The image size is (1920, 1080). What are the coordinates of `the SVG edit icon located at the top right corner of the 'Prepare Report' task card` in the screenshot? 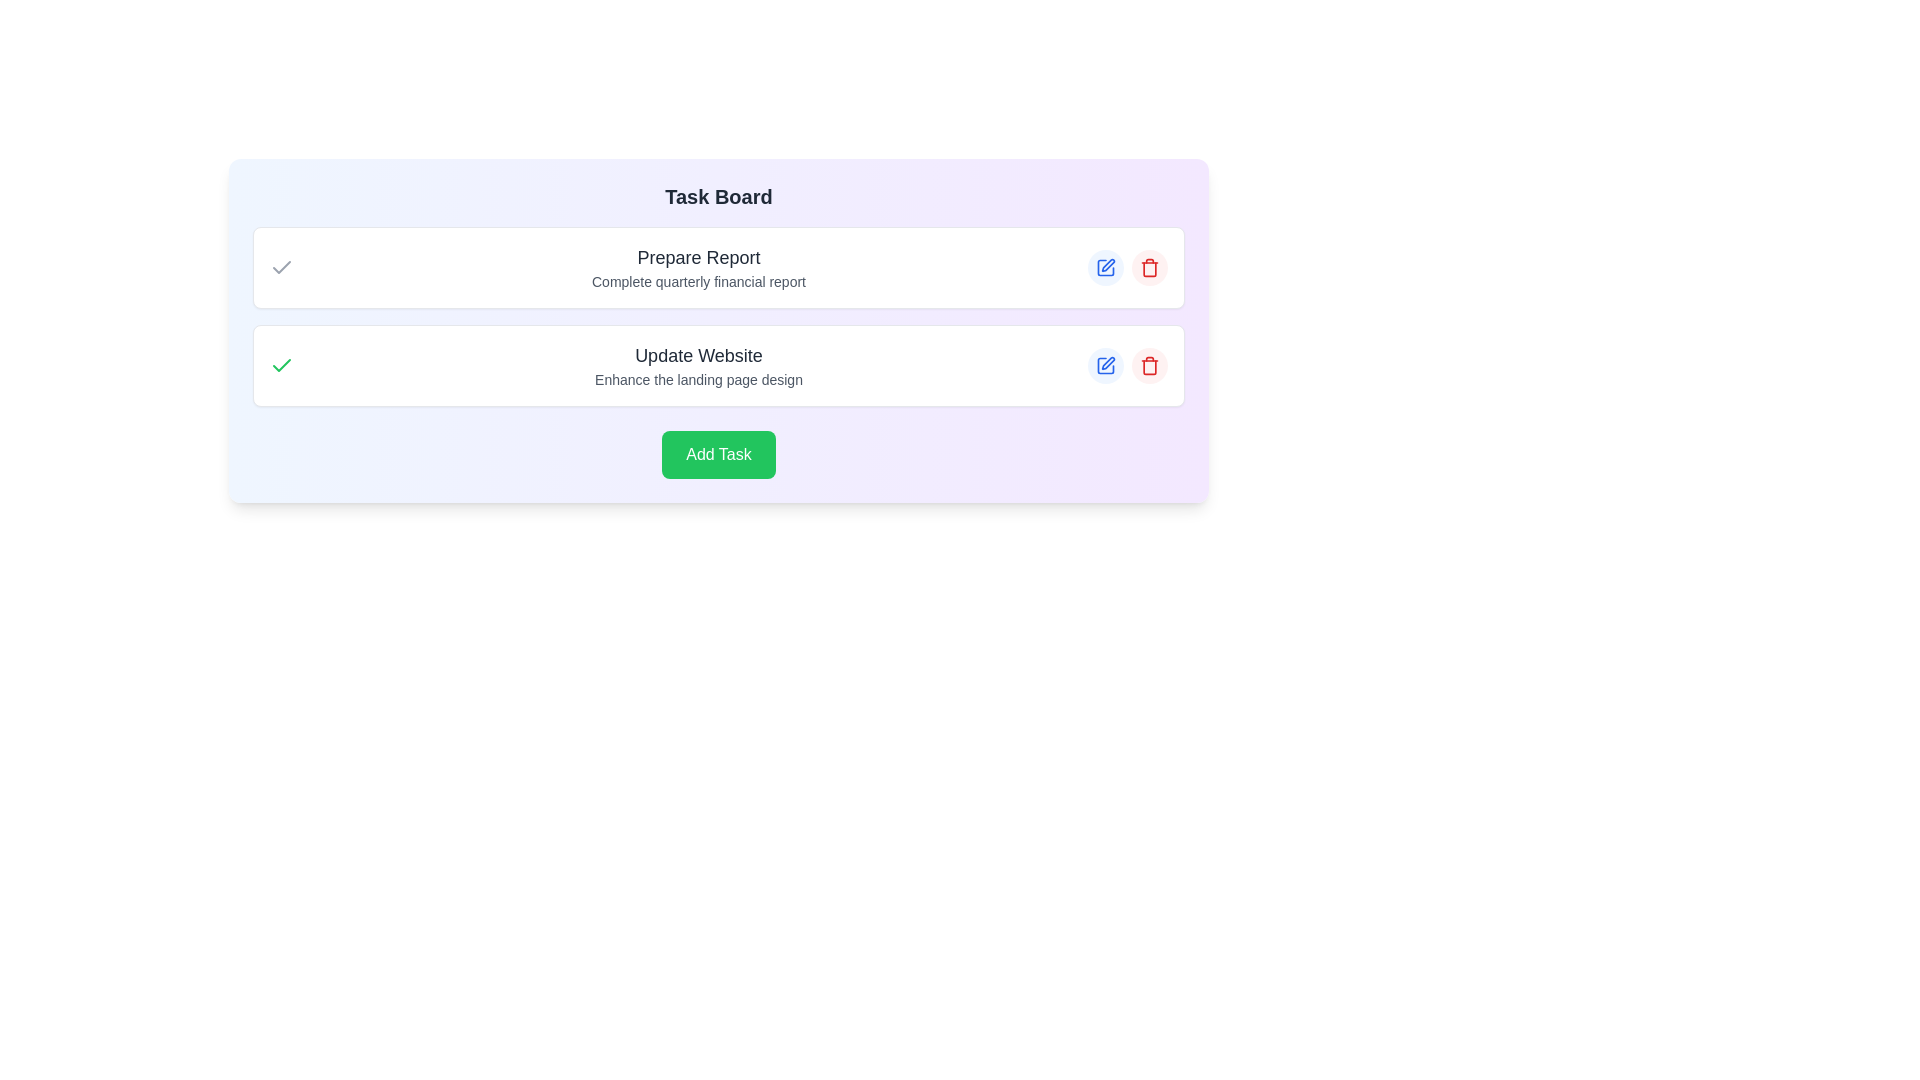 It's located at (1104, 266).